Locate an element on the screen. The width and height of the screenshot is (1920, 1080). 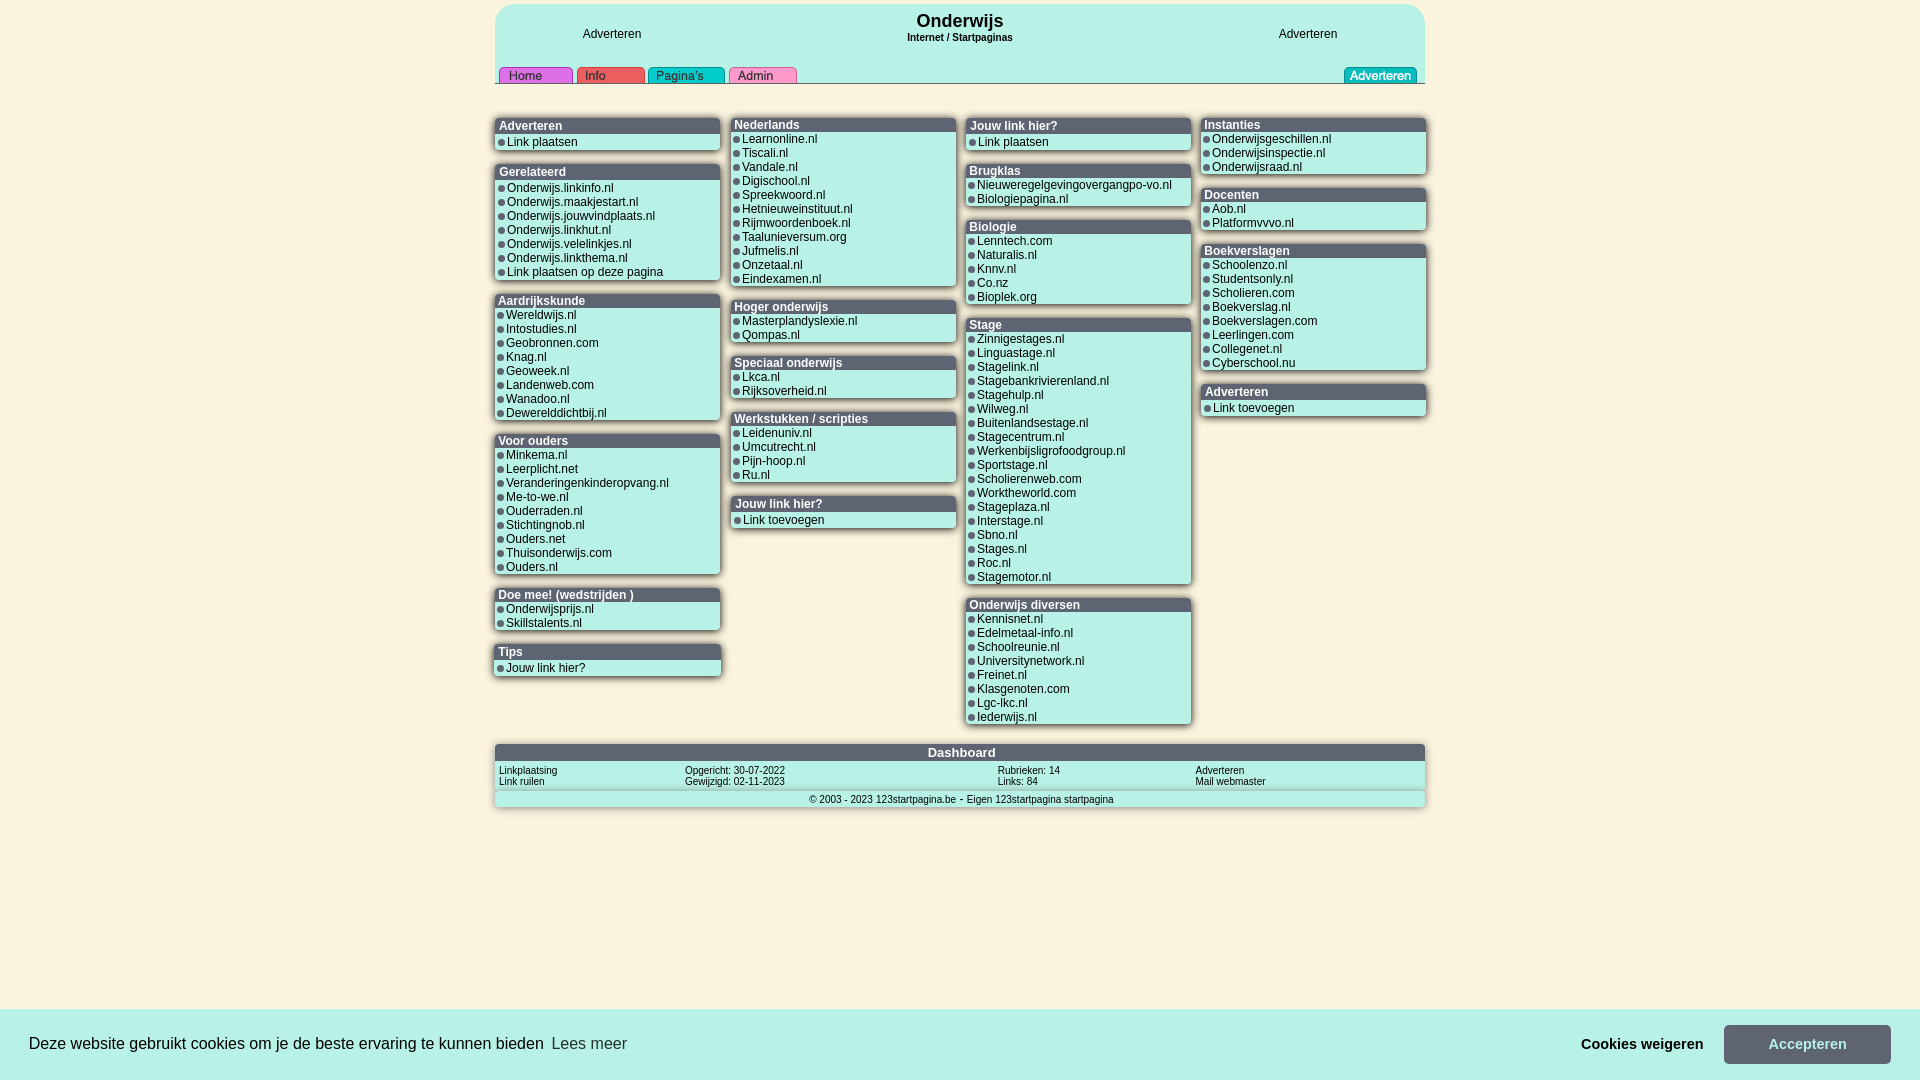
'Leerlingen.com' is located at coordinates (1251, 334).